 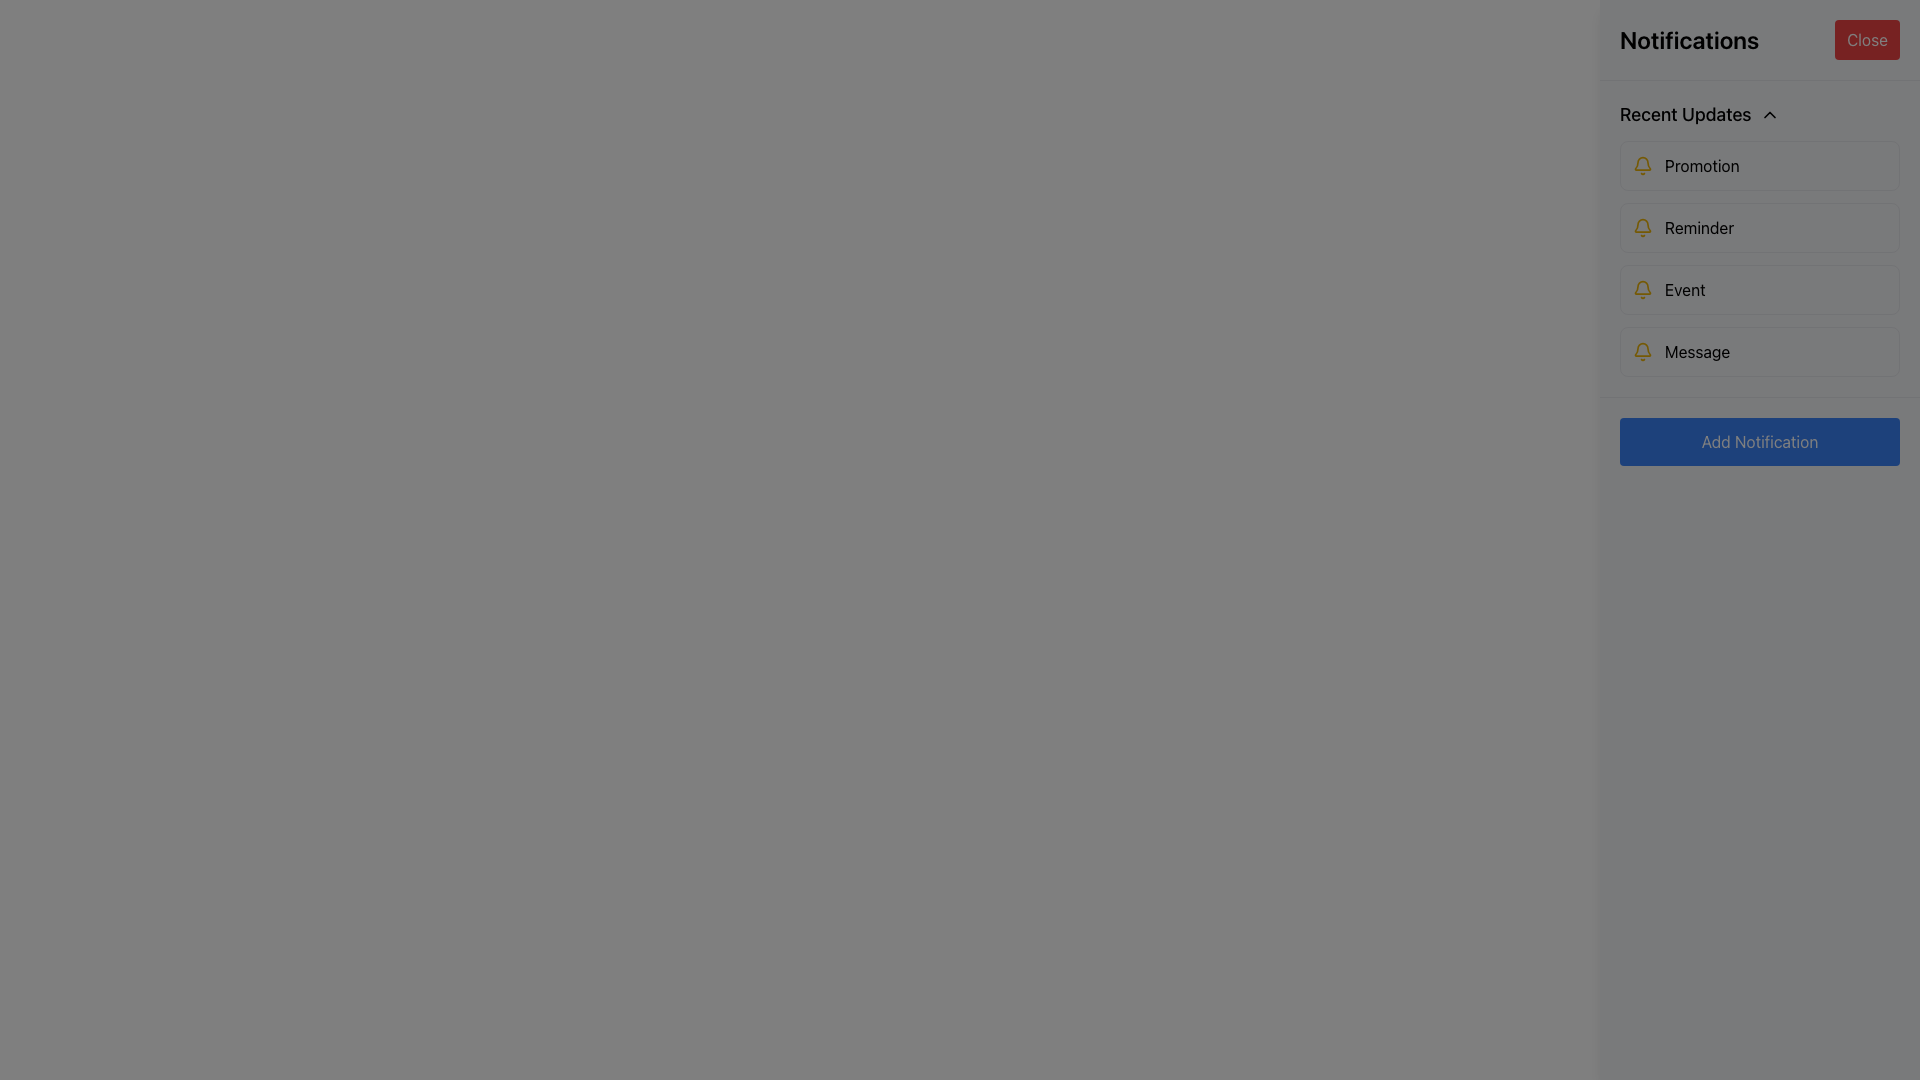 I want to click on the 'Promotion' notification button located under 'Recent Updates', so click(x=1760, y=164).